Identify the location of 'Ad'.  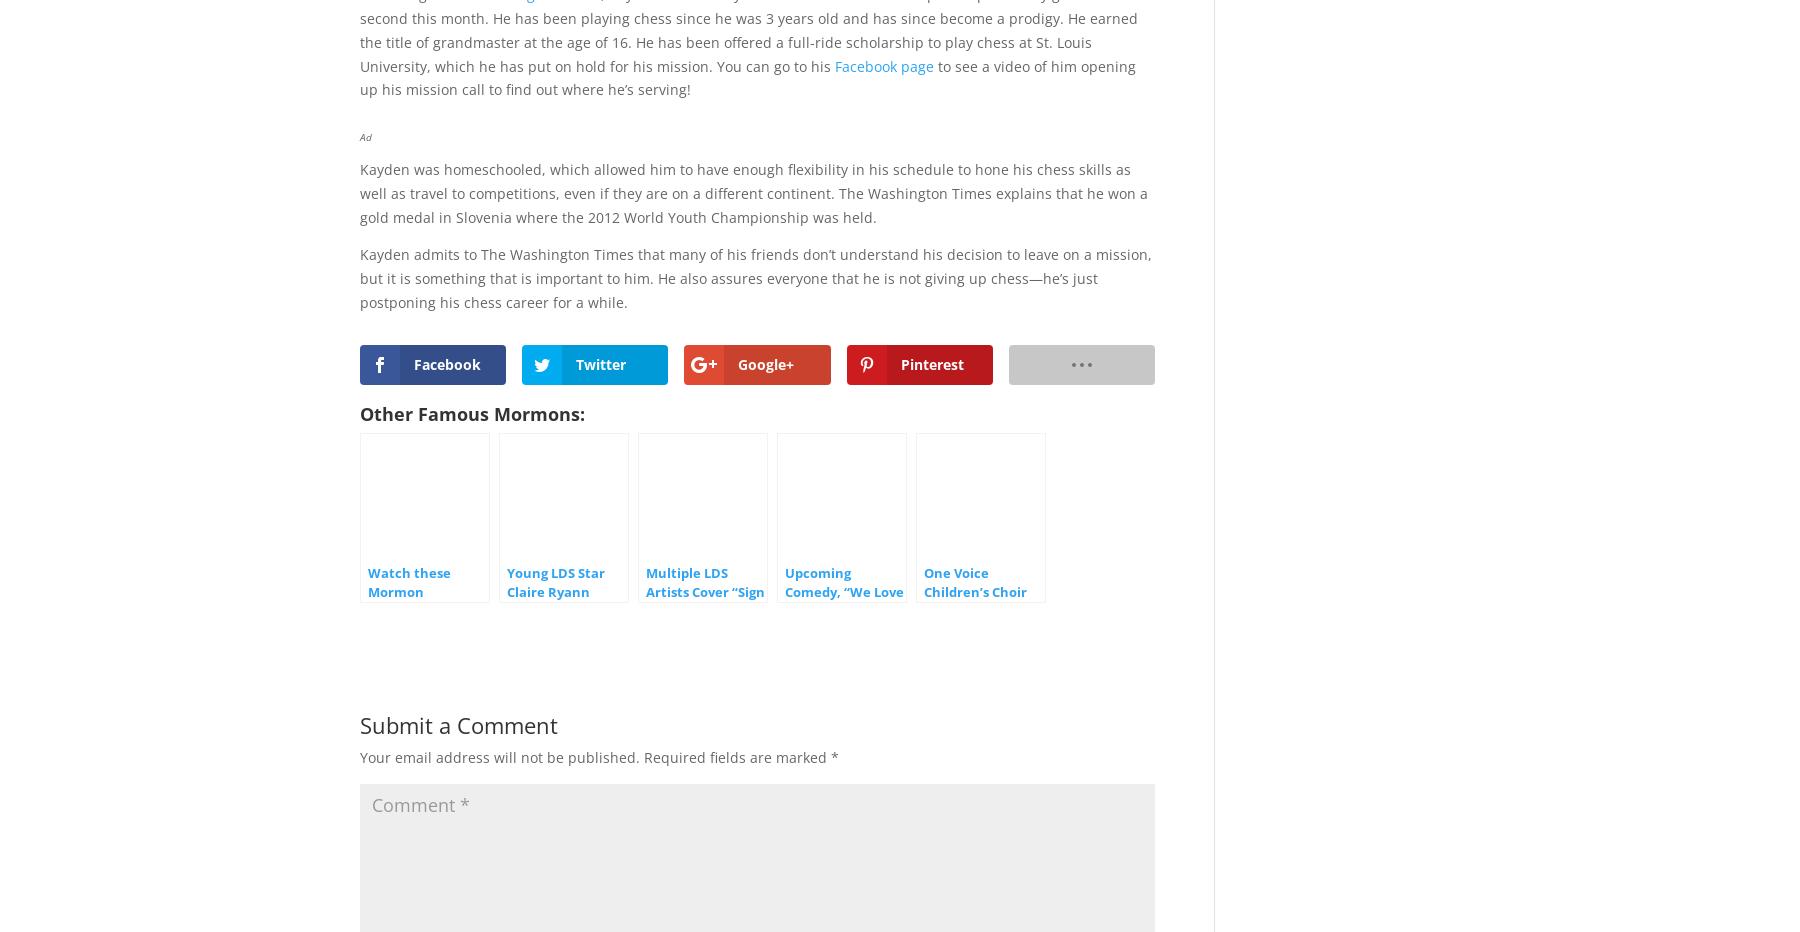
(365, 136).